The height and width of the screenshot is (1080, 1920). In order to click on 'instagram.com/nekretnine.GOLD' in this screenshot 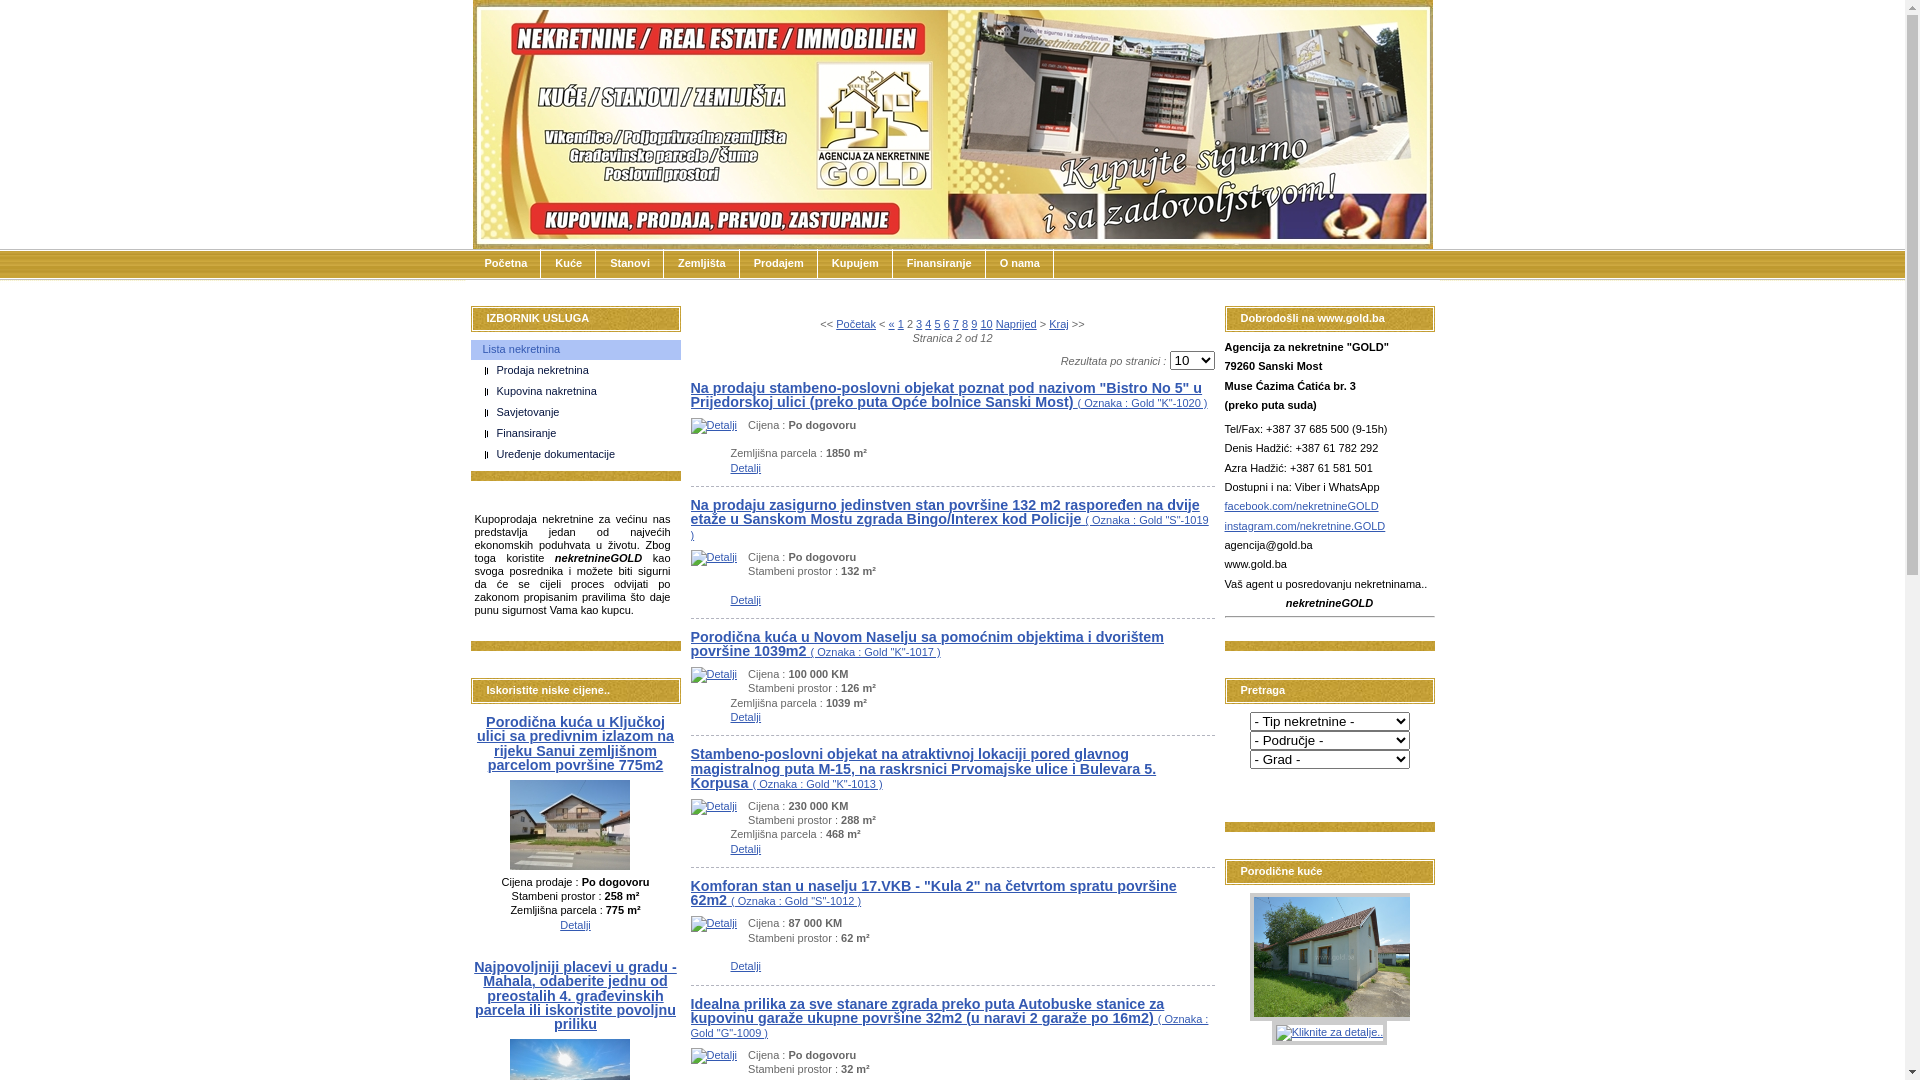, I will do `click(1304, 524)`.